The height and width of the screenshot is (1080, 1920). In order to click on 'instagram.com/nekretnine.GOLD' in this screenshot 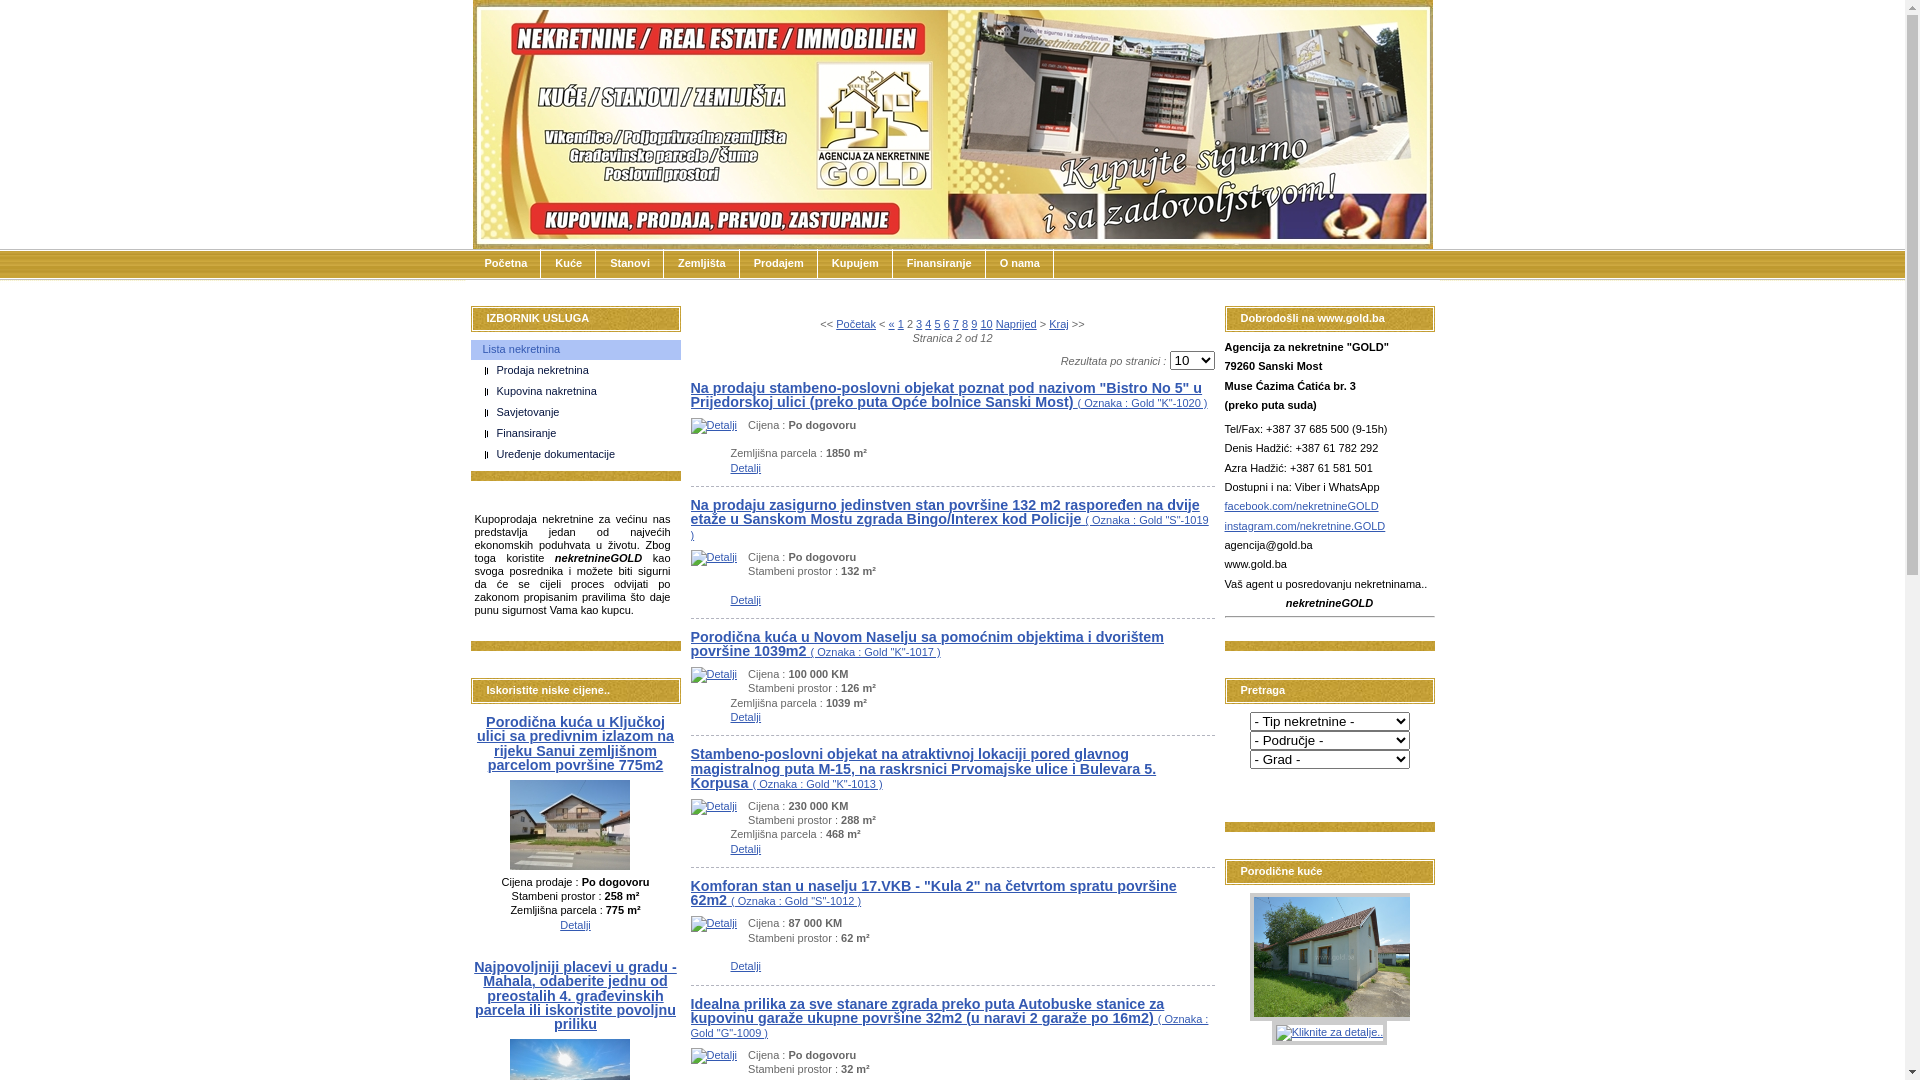, I will do `click(1304, 524)`.